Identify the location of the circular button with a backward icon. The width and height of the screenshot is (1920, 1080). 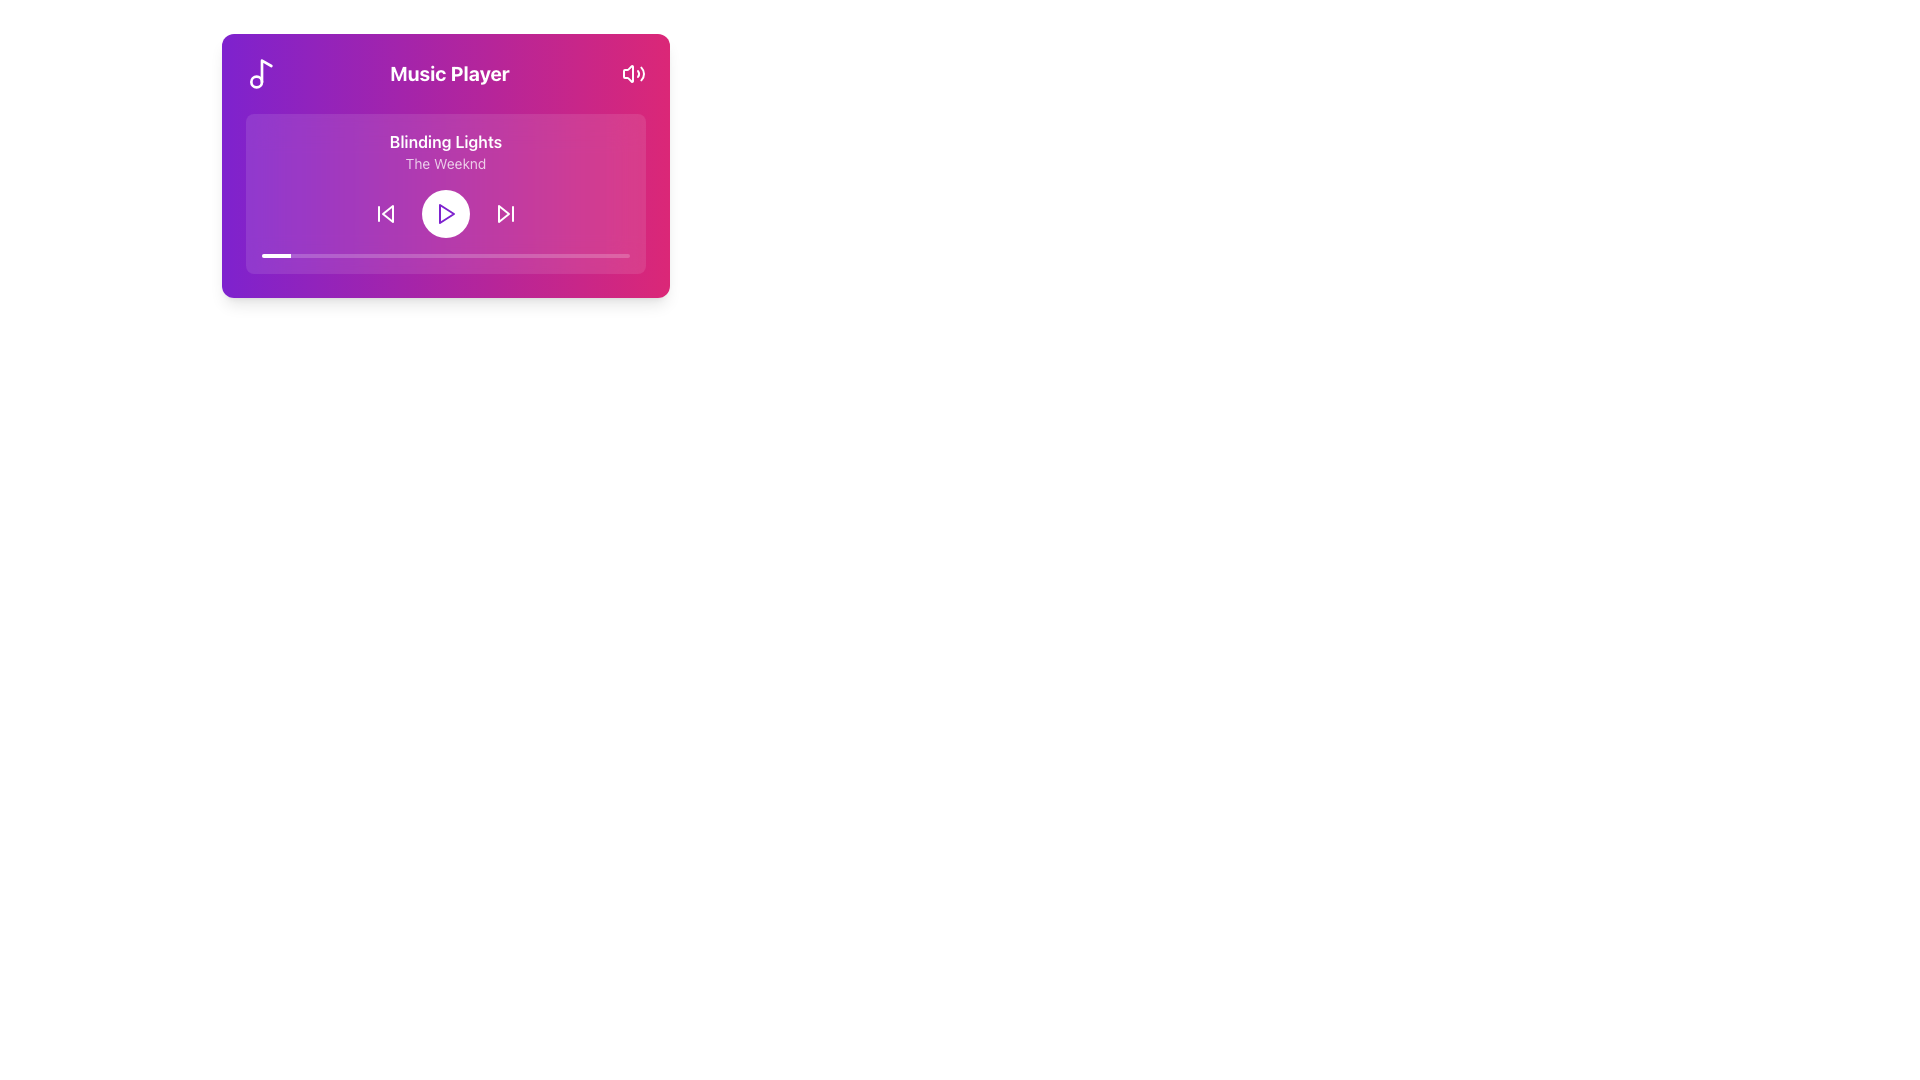
(385, 213).